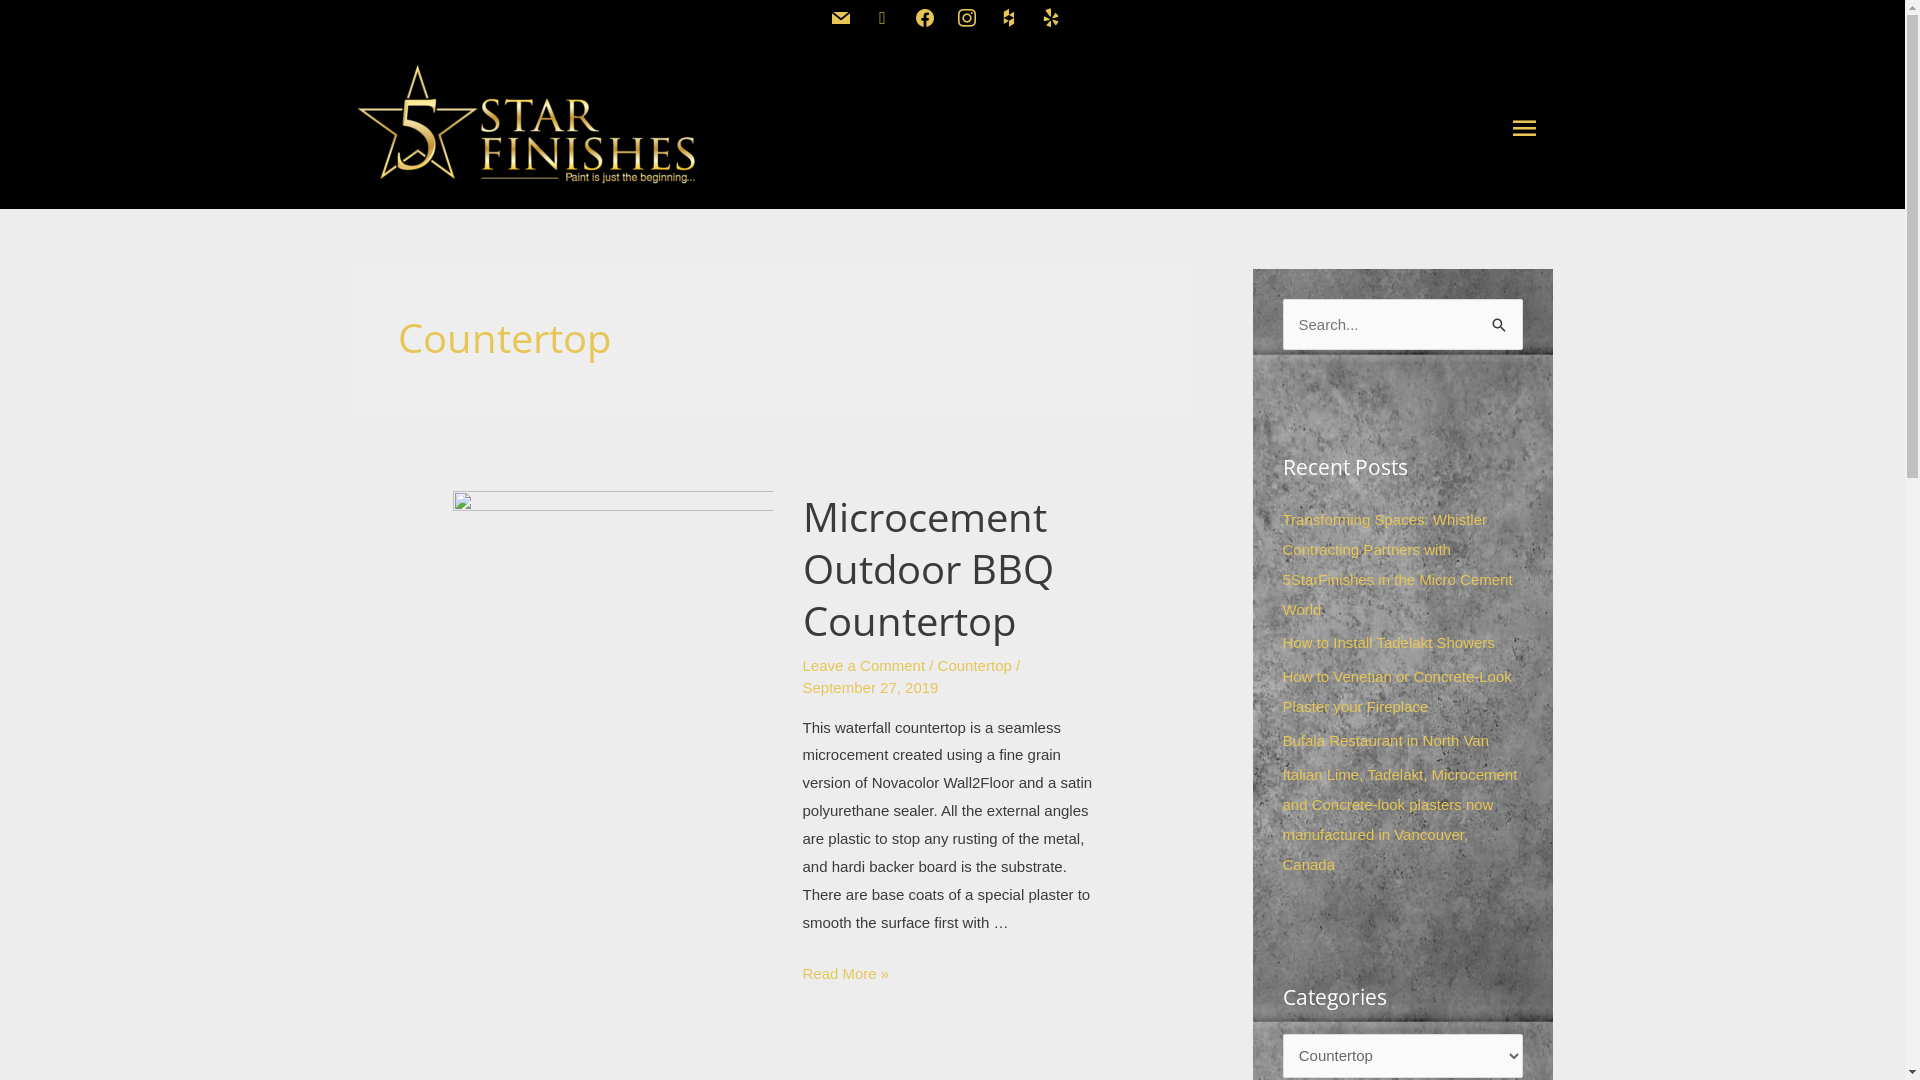 The width and height of the screenshot is (1920, 1080). I want to click on 'mail', so click(840, 16).